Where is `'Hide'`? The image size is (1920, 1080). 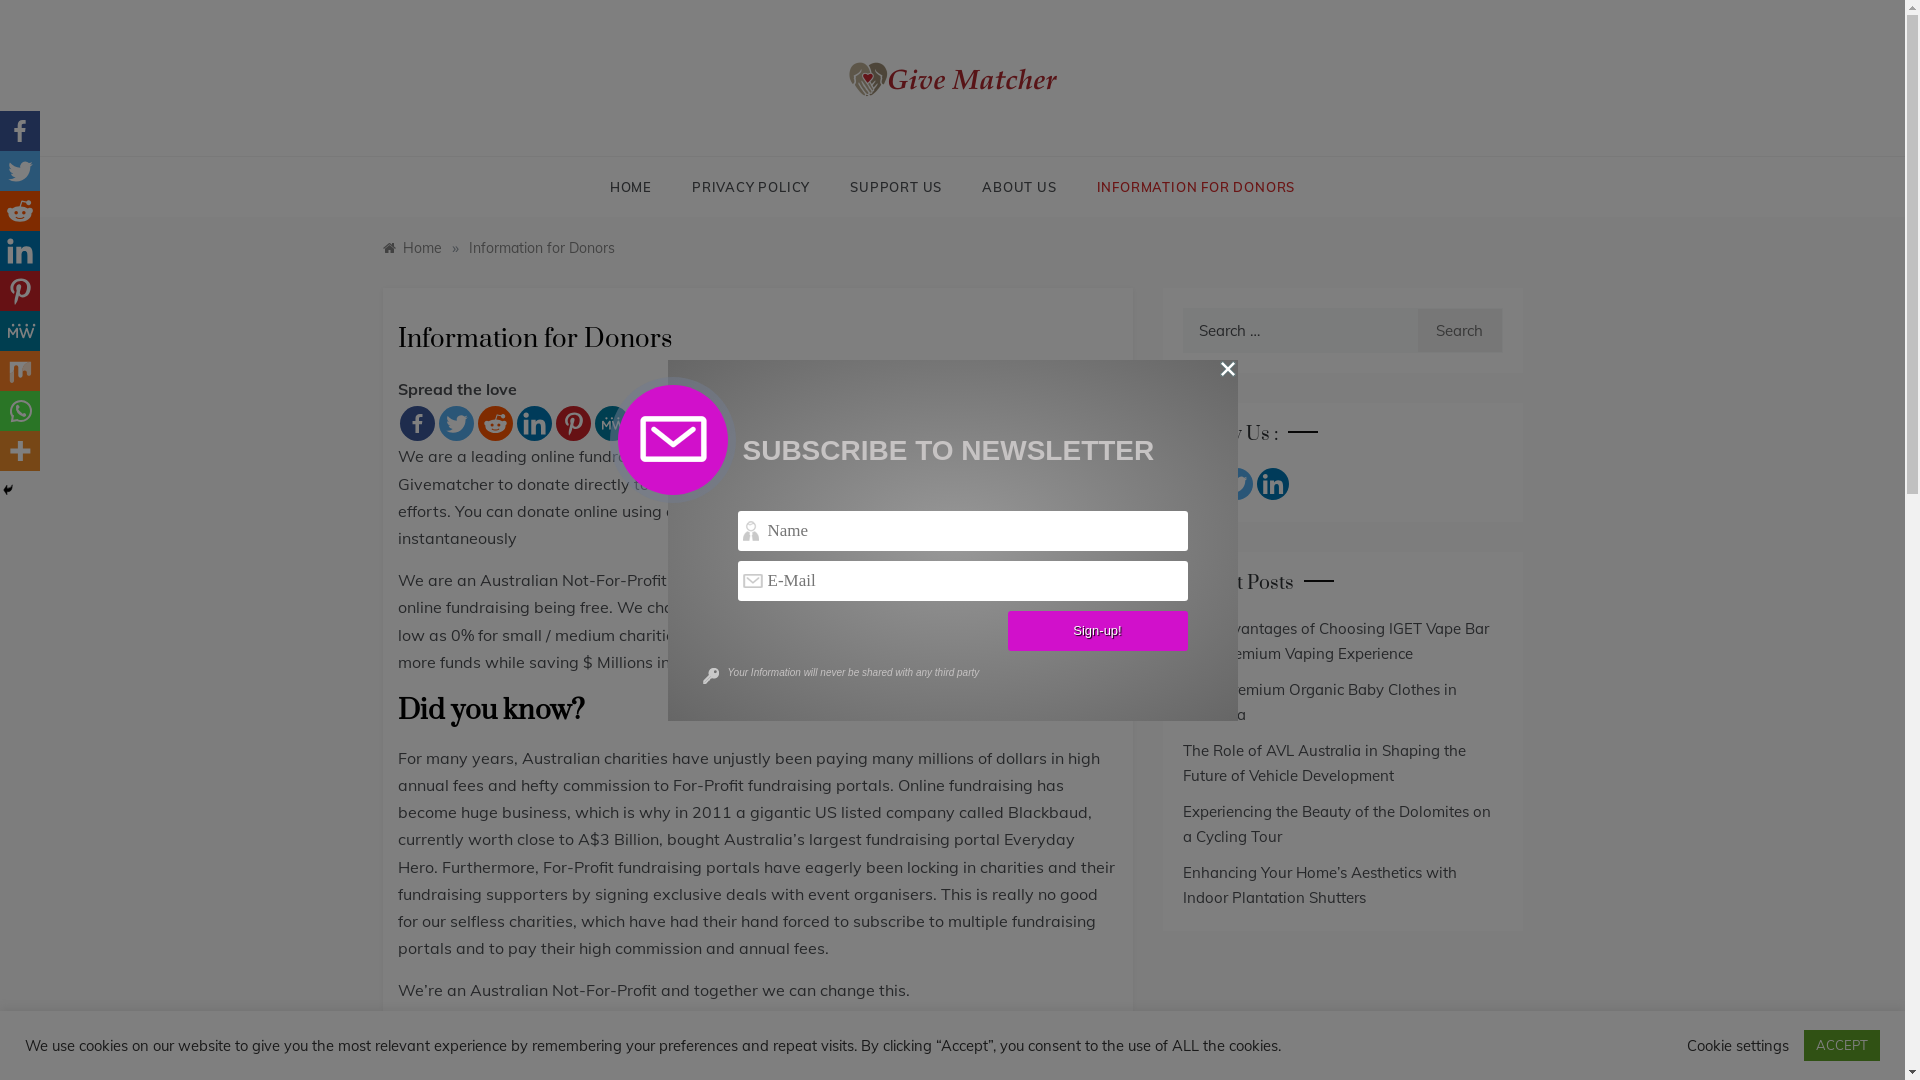
'Hide' is located at coordinates (8, 489).